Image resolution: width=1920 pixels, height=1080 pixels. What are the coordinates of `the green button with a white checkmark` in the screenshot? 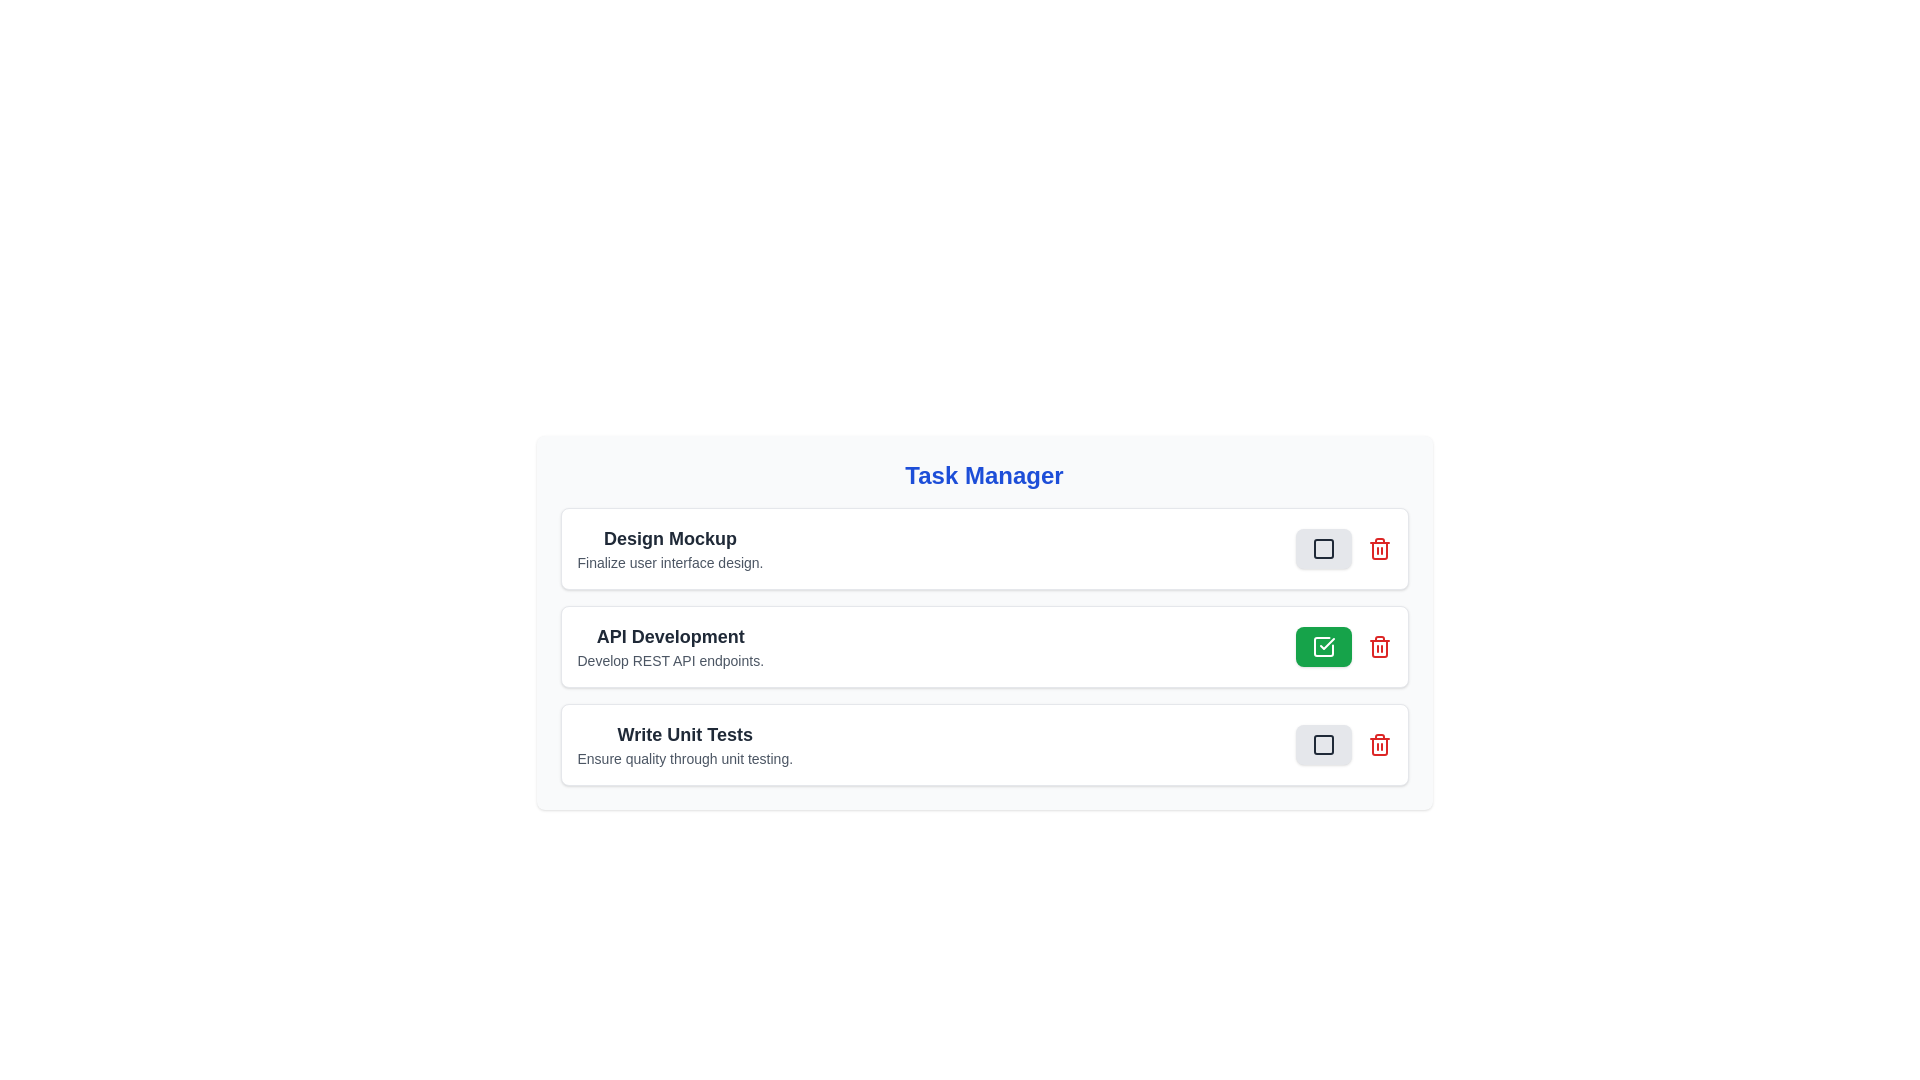 It's located at (1323, 647).